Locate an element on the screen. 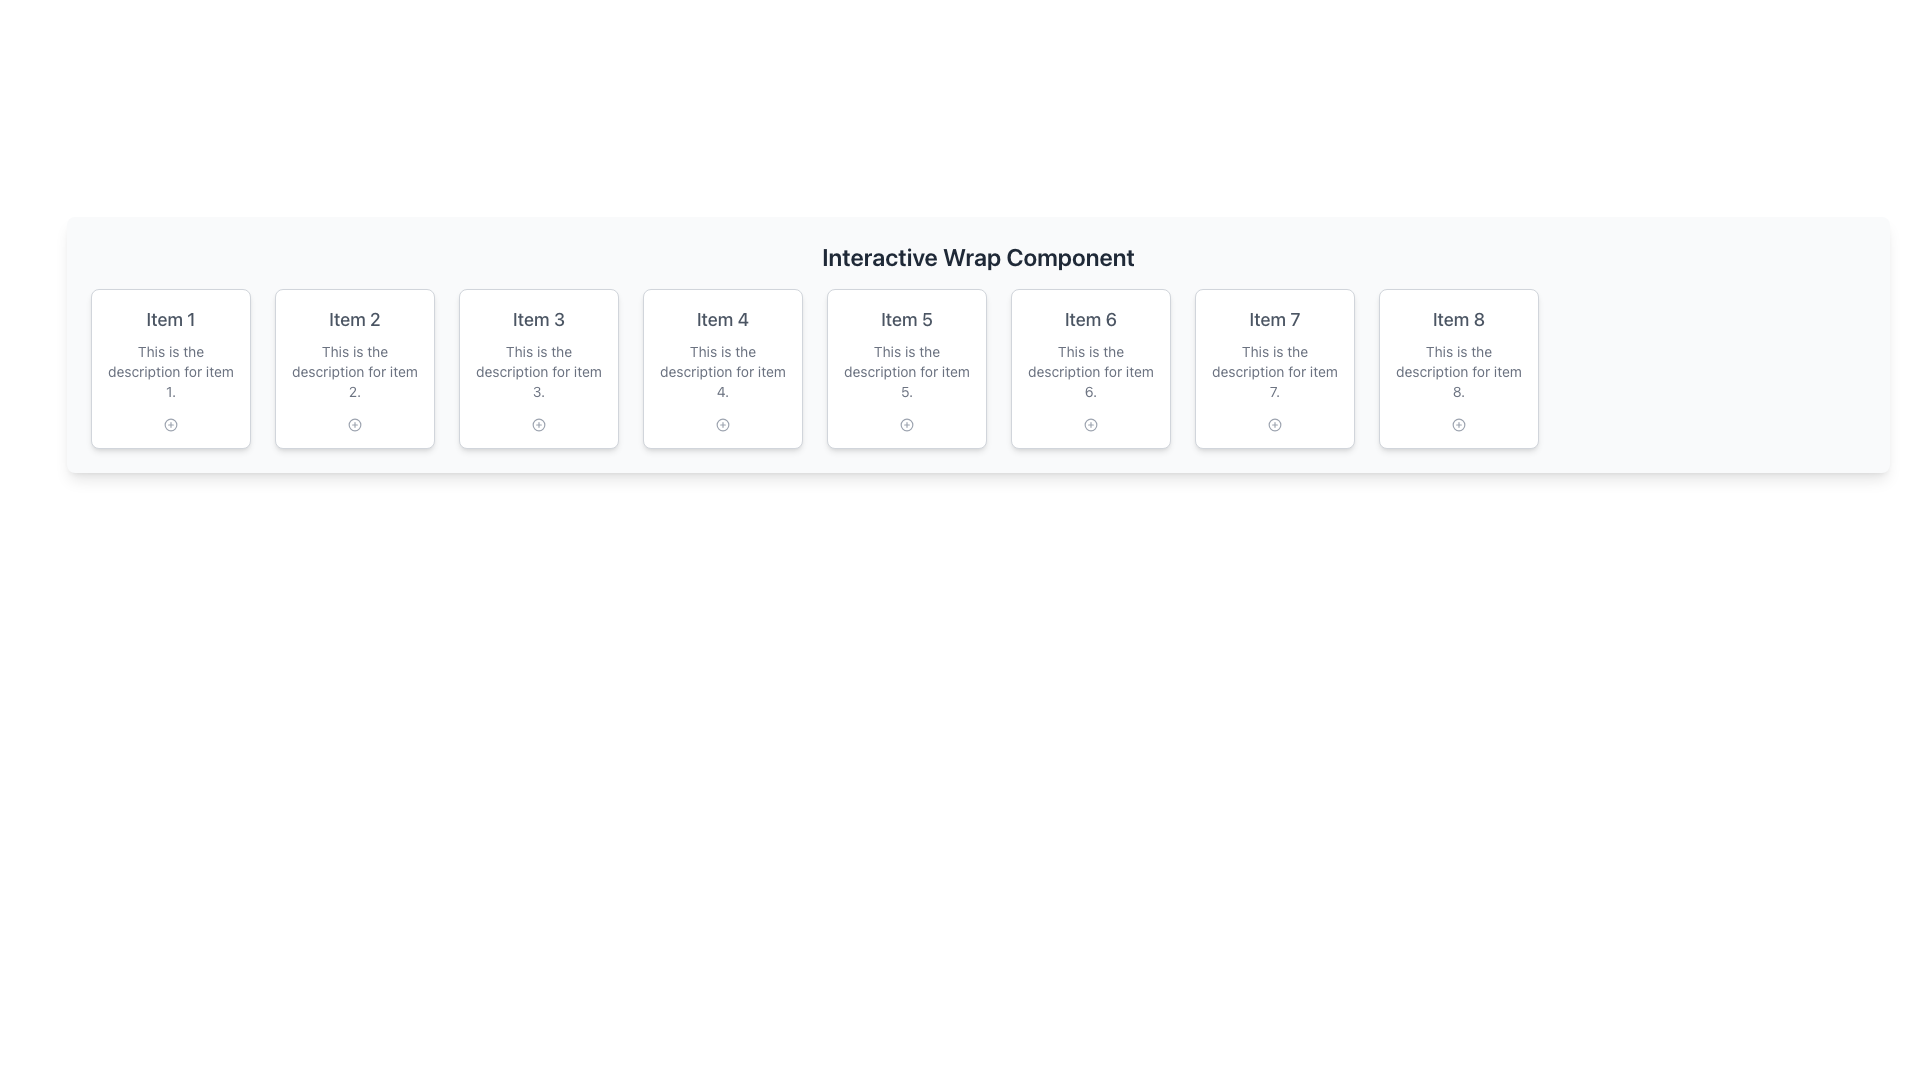  the text label reading 'This is the description for item 1.', which is styled in a small gray font and positioned below the title 'Item 1' within the first card is located at coordinates (171, 371).